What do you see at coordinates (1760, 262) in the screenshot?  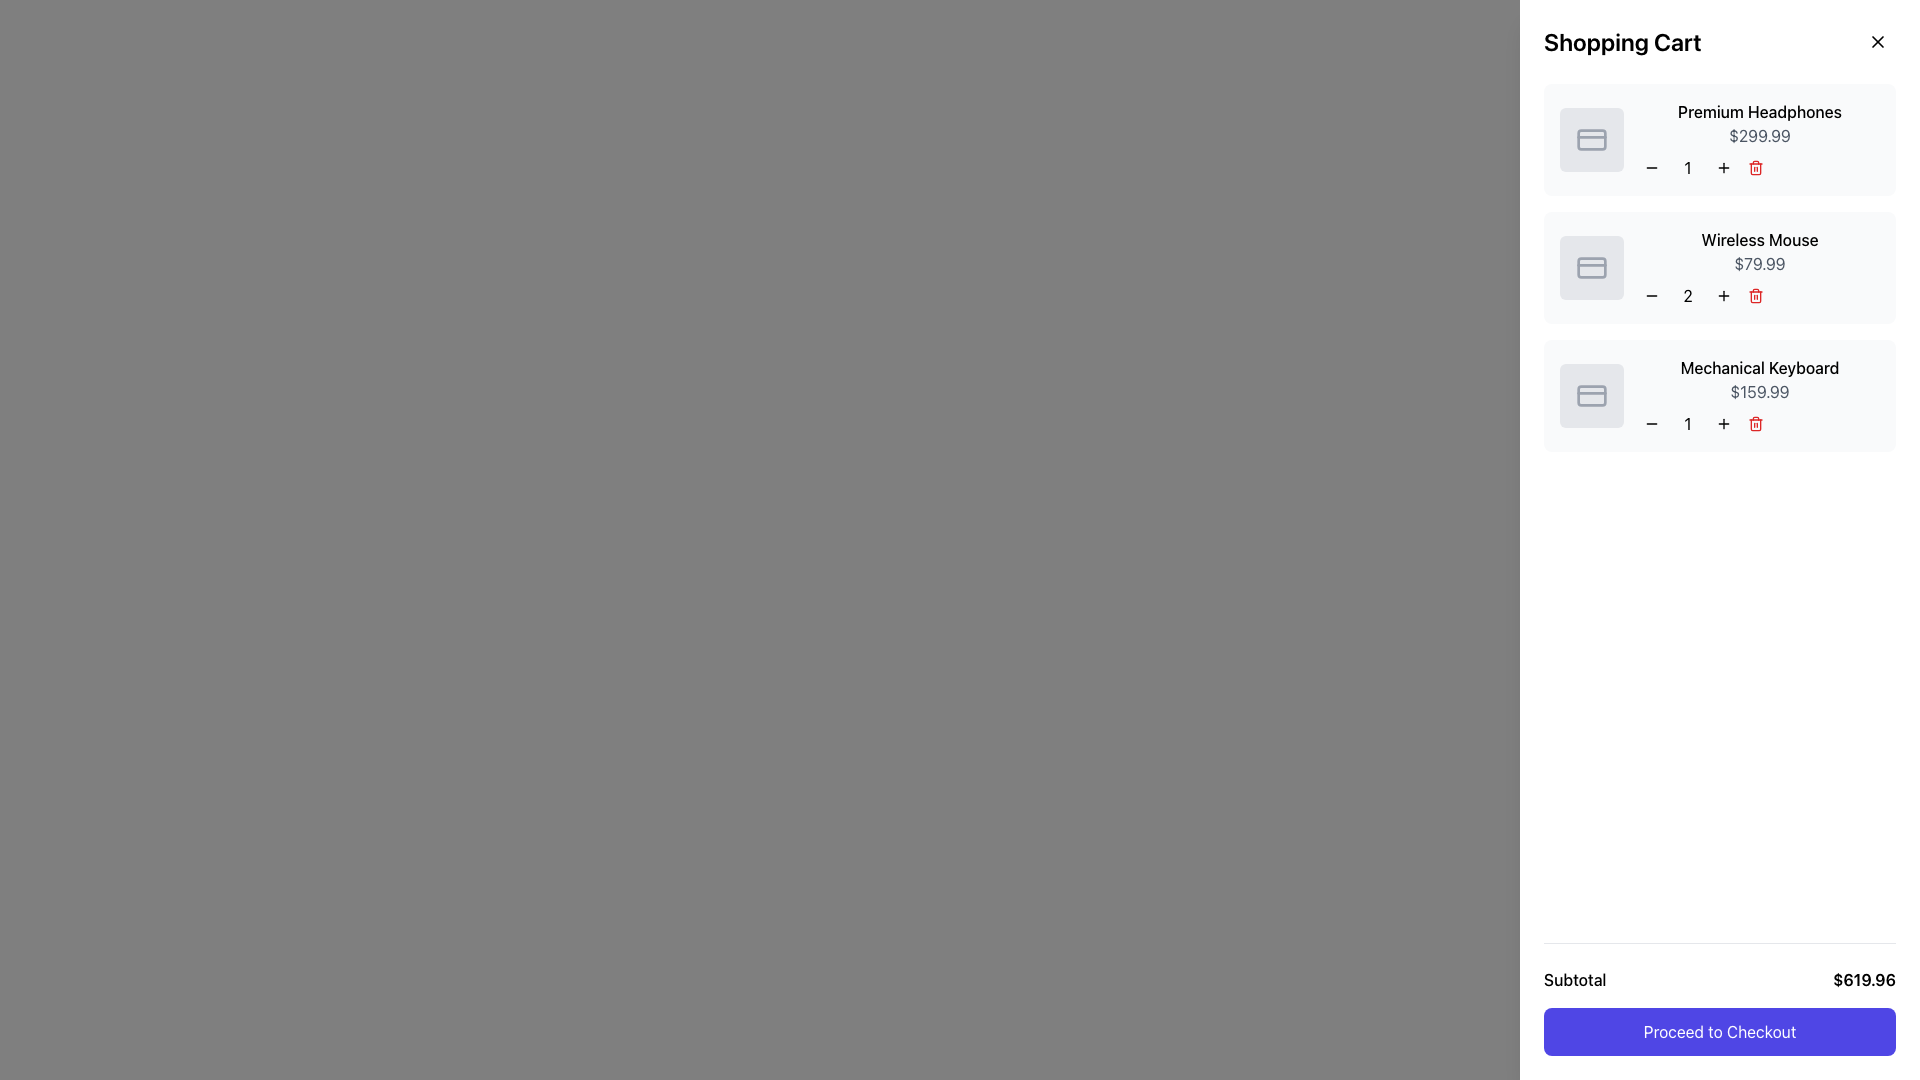 I see `price text '$79.99' displayed in gray font directly beneath the 'Wireless Mouse' label in the shopping cart section` at bounding box center [1760, 262].